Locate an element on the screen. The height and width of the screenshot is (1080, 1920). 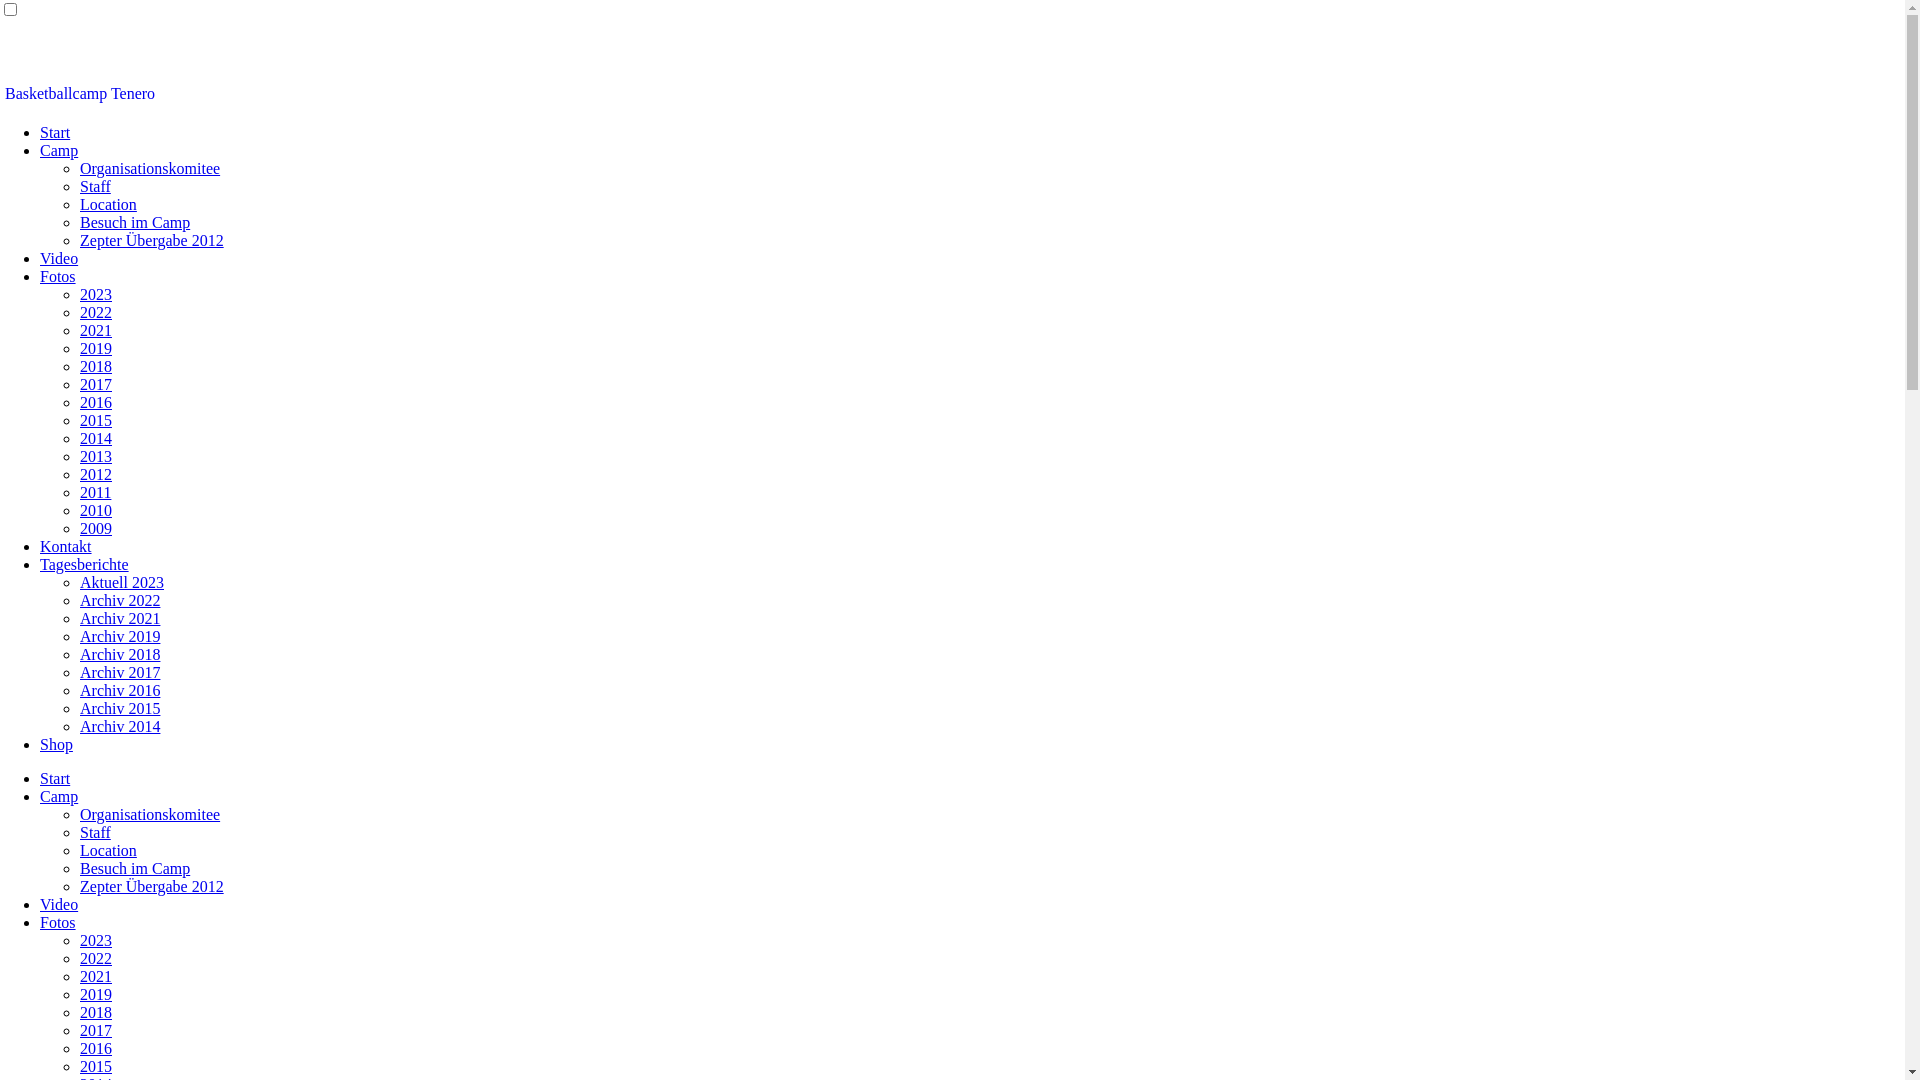
'Kontakt' is located at coordinates (66, 546).